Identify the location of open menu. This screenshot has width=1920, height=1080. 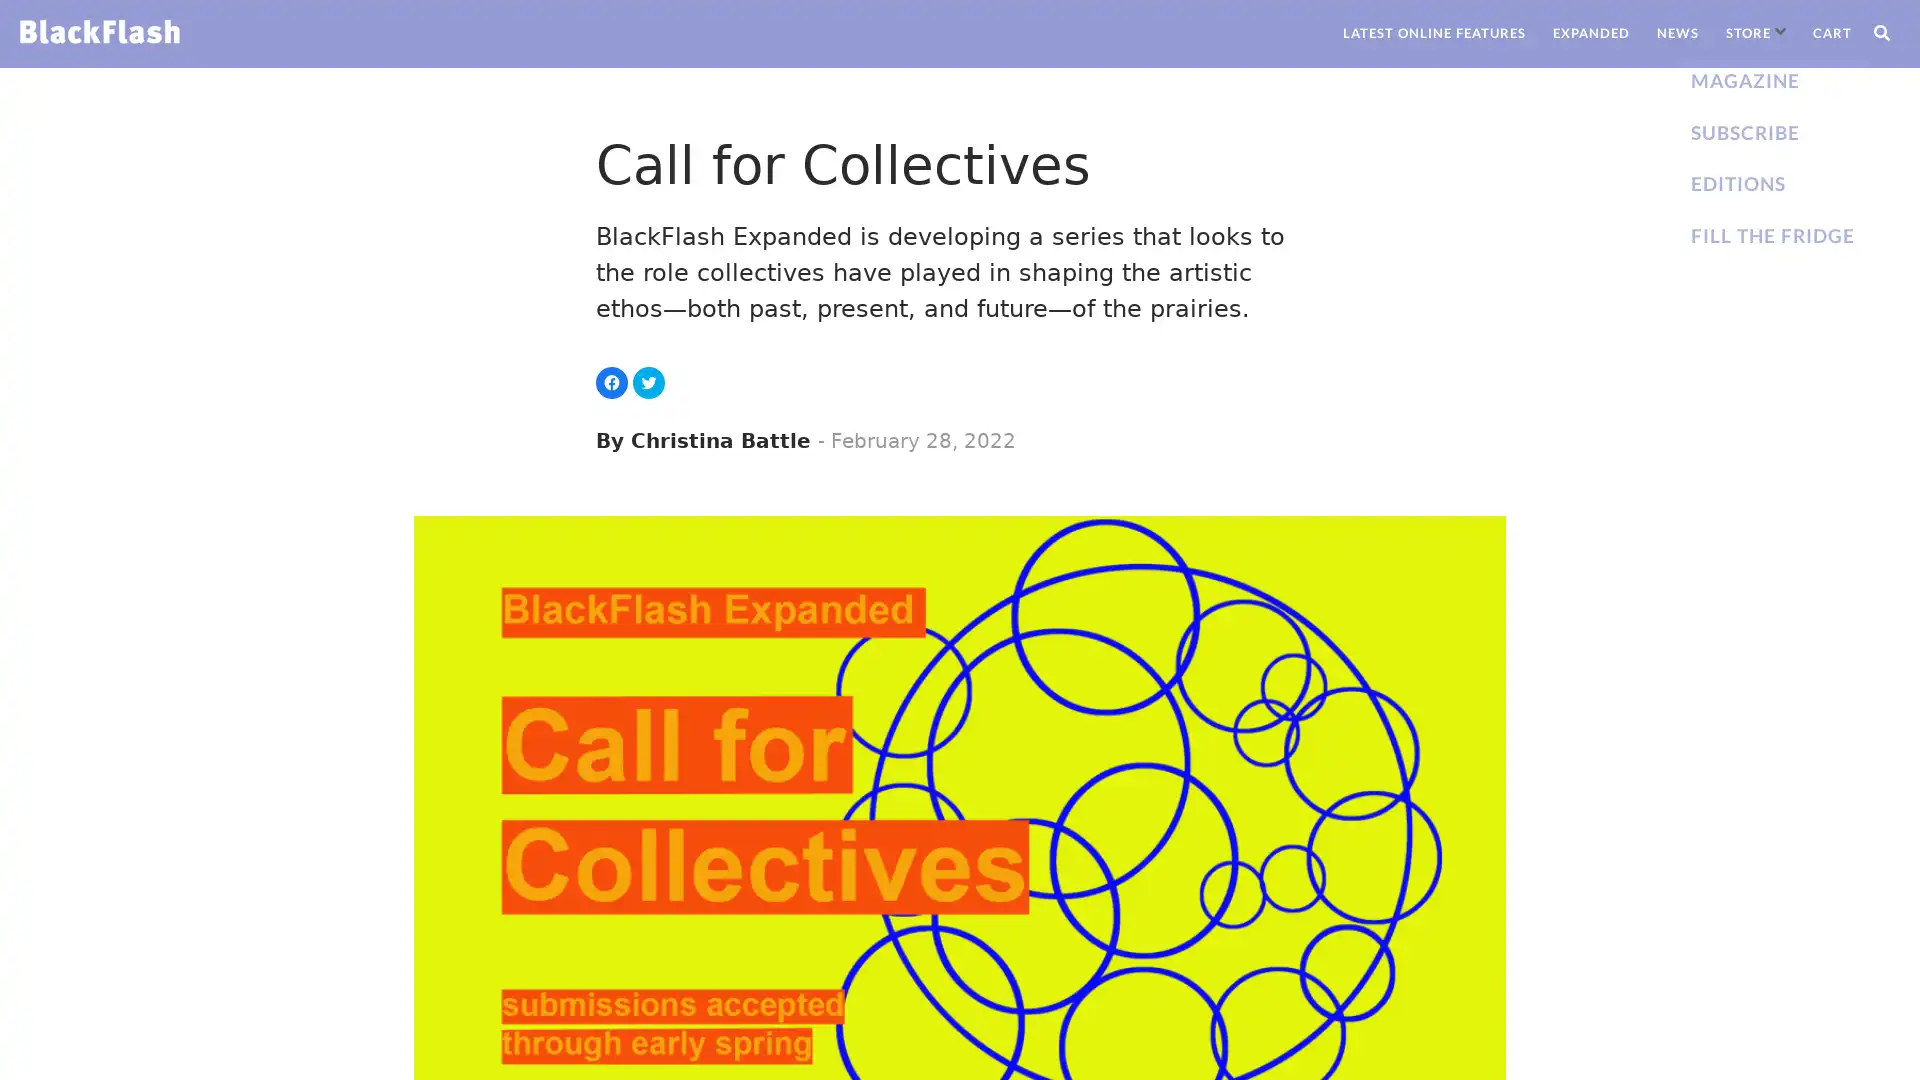
(1780, 31).